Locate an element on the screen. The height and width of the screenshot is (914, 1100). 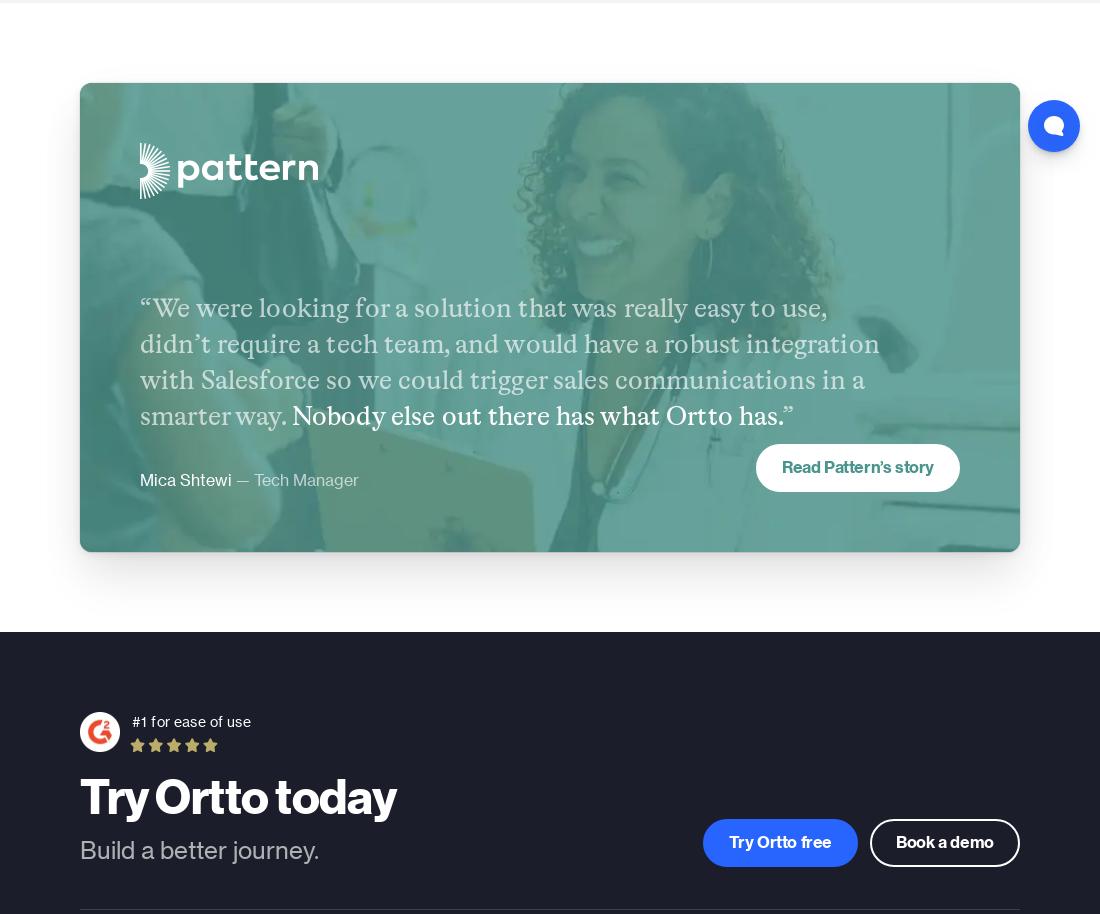
'Tech Manager' is located at coordinates (305, 479).